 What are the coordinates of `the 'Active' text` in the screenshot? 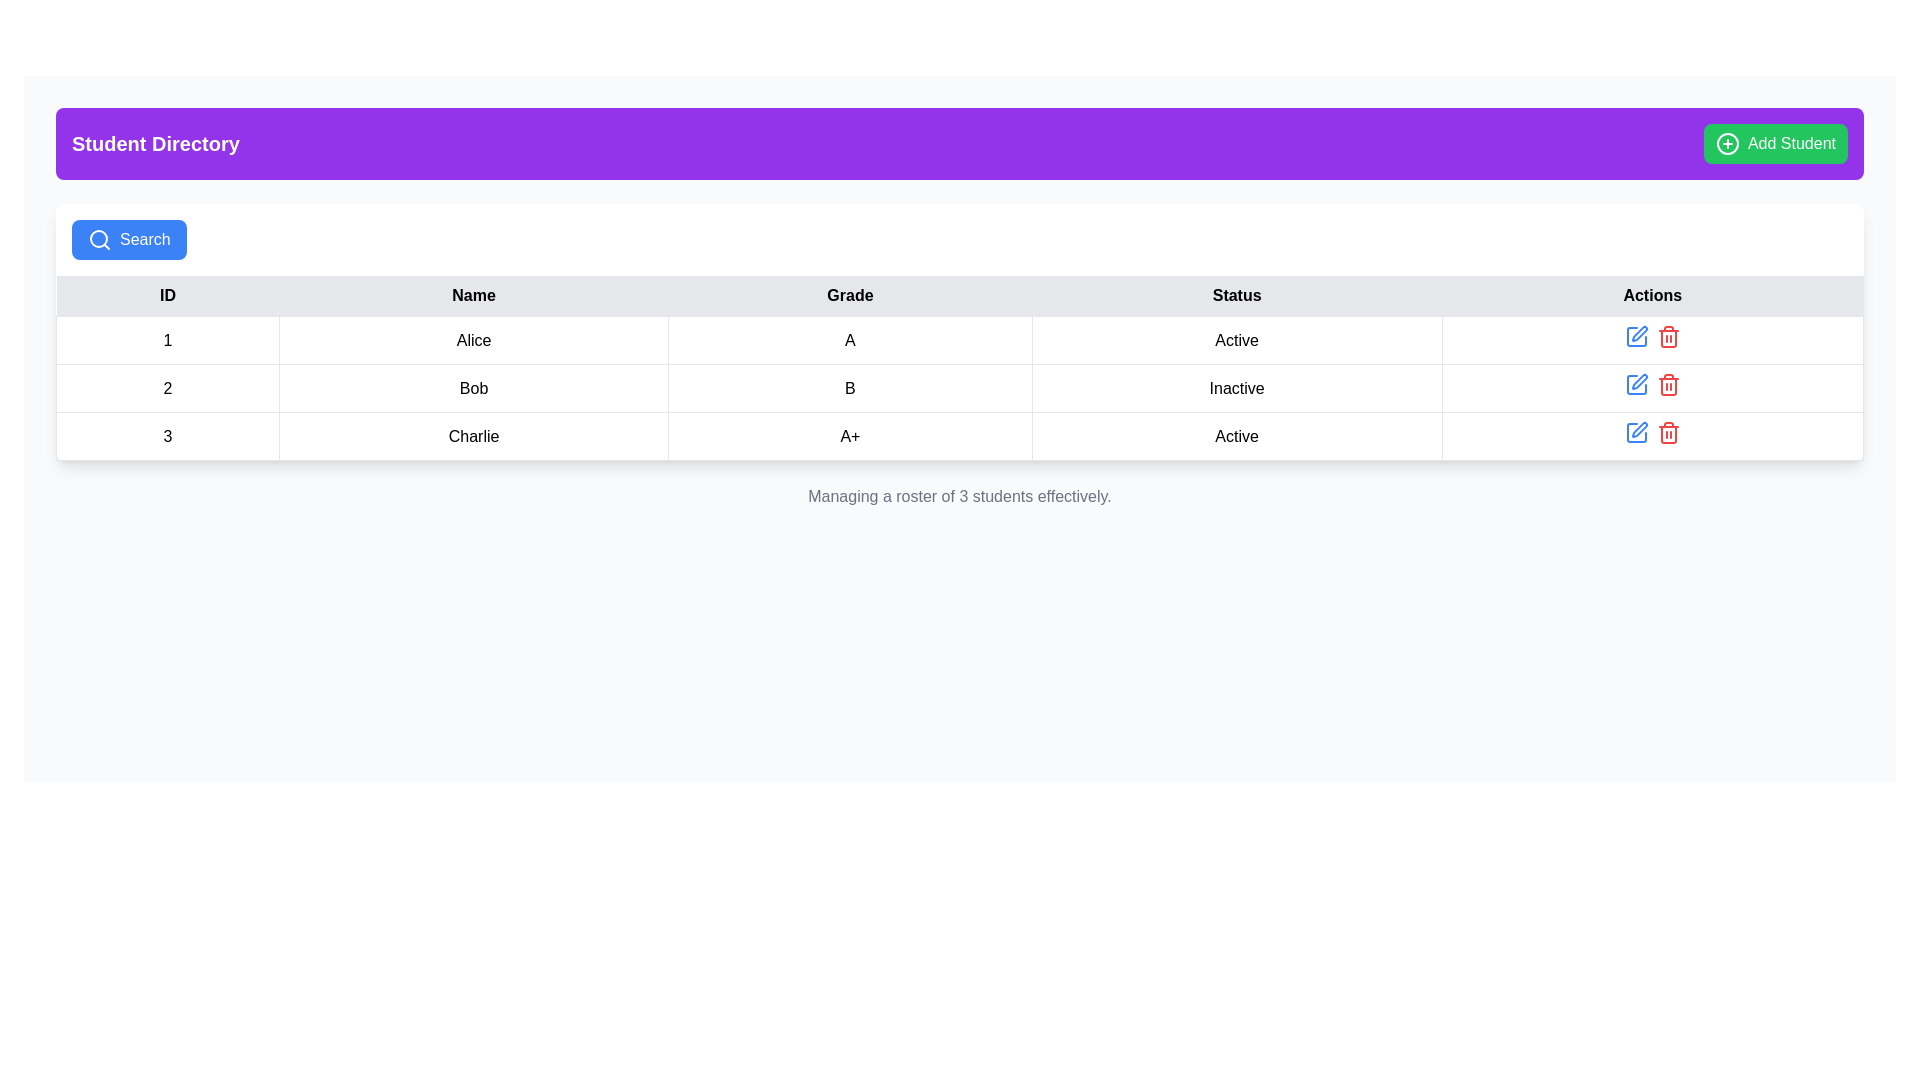 It's located at (1236, 339).